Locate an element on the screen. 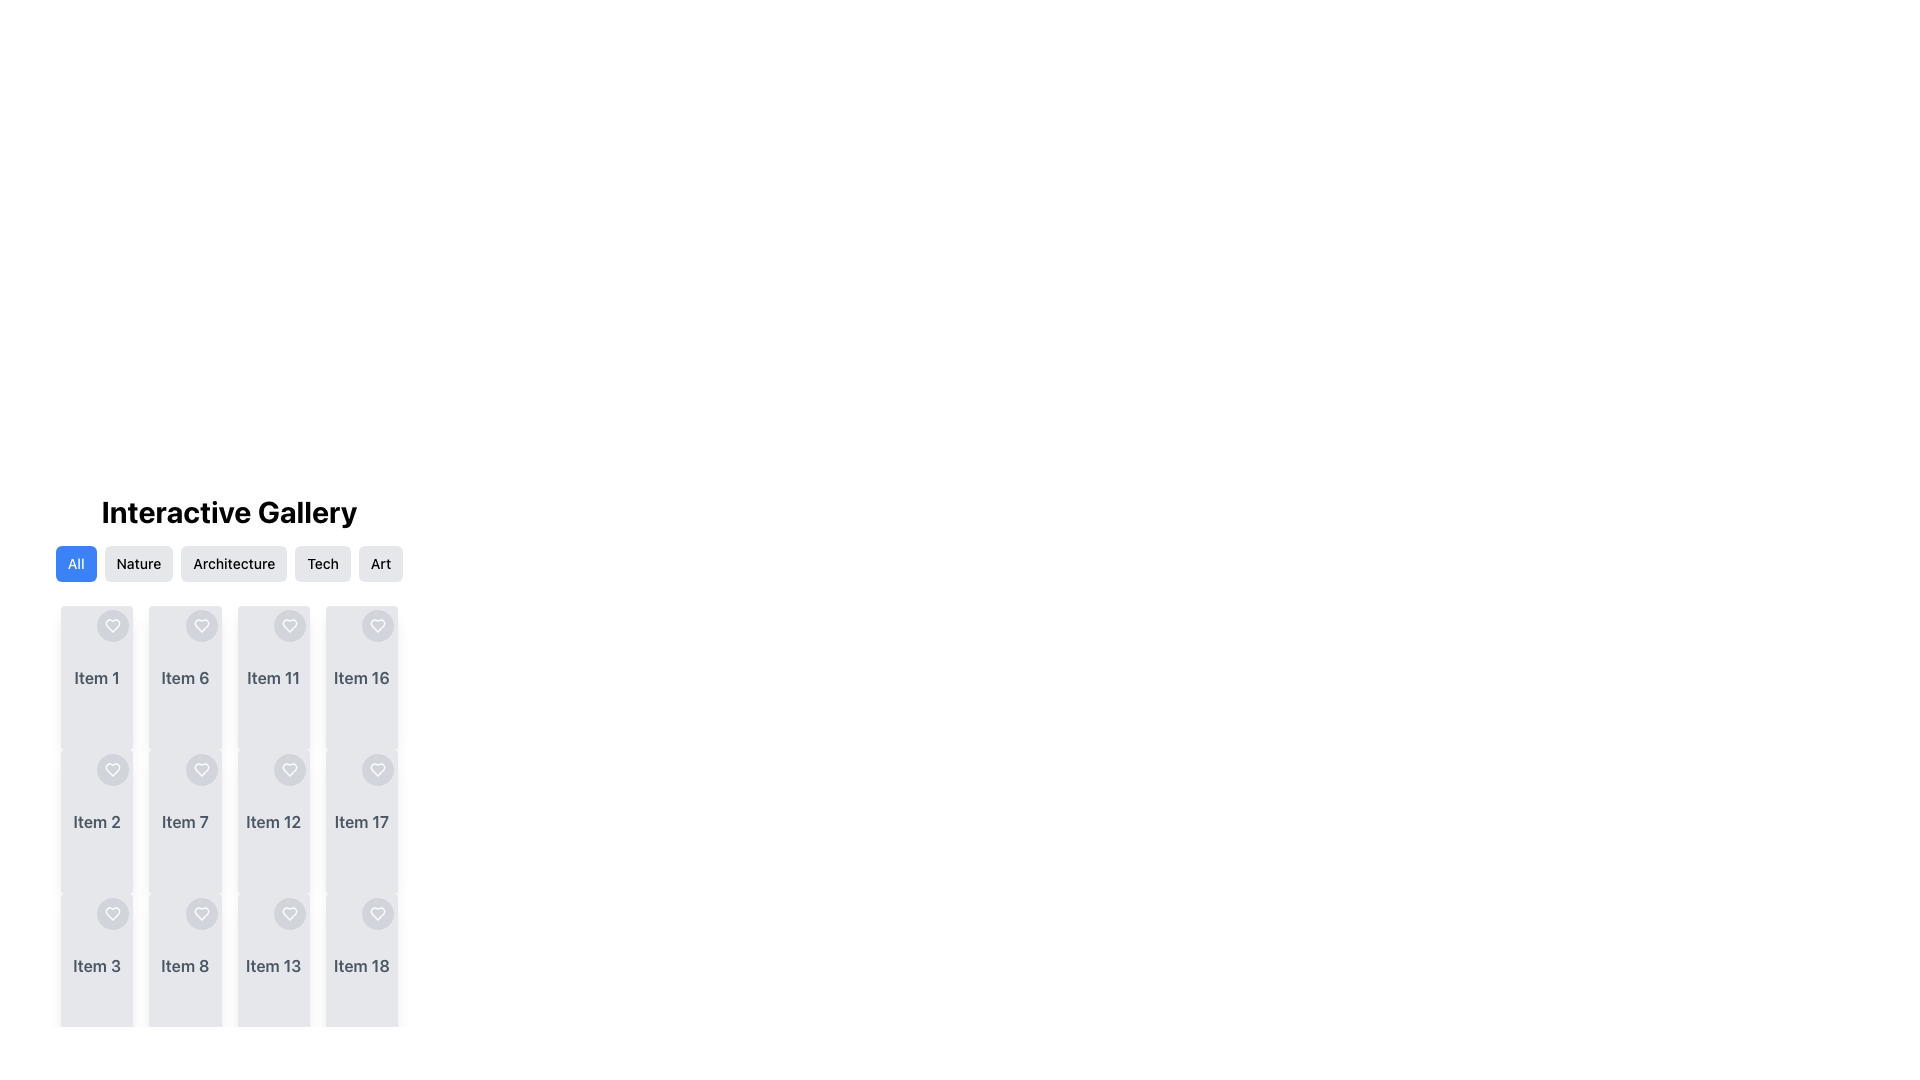  the 'View Details' text label, which is styled with a medium font size and located within a blue button with rounded corners at the bottom-left of the first column in the grid layout is located at coordinates (105, 677).